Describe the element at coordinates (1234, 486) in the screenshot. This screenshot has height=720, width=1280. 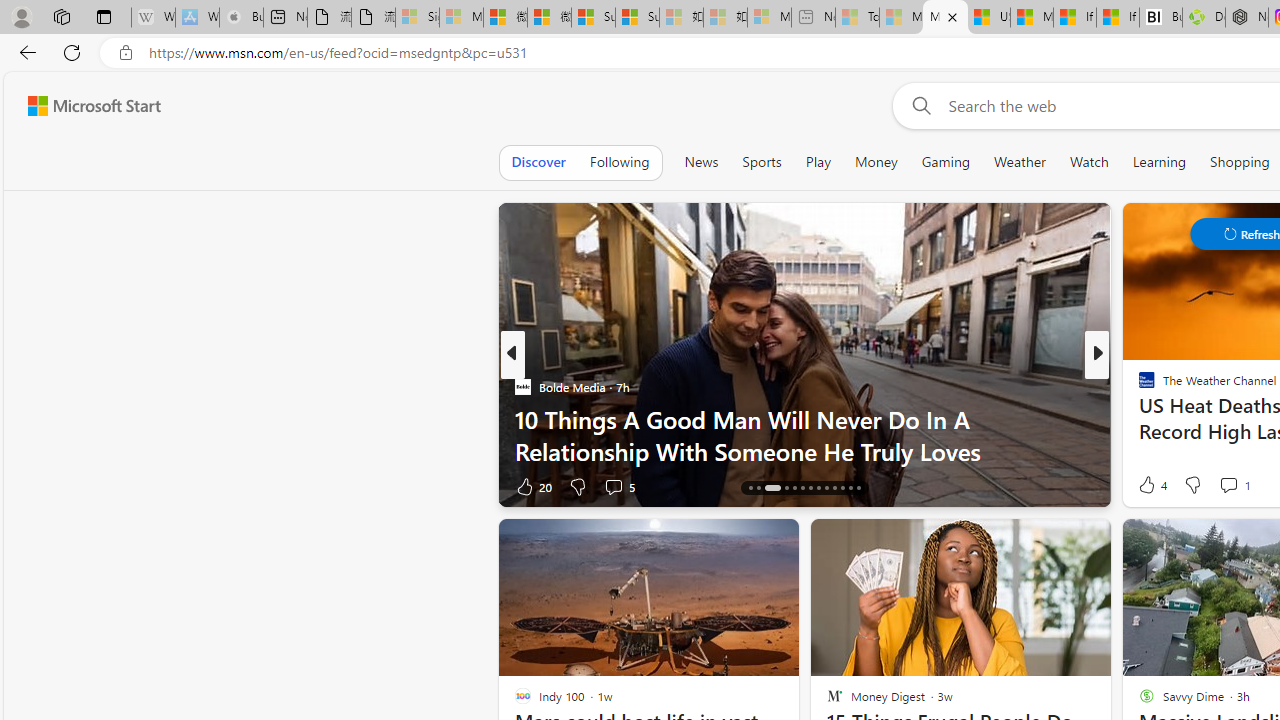
I see `'View comments 3 Comment'` at that location.